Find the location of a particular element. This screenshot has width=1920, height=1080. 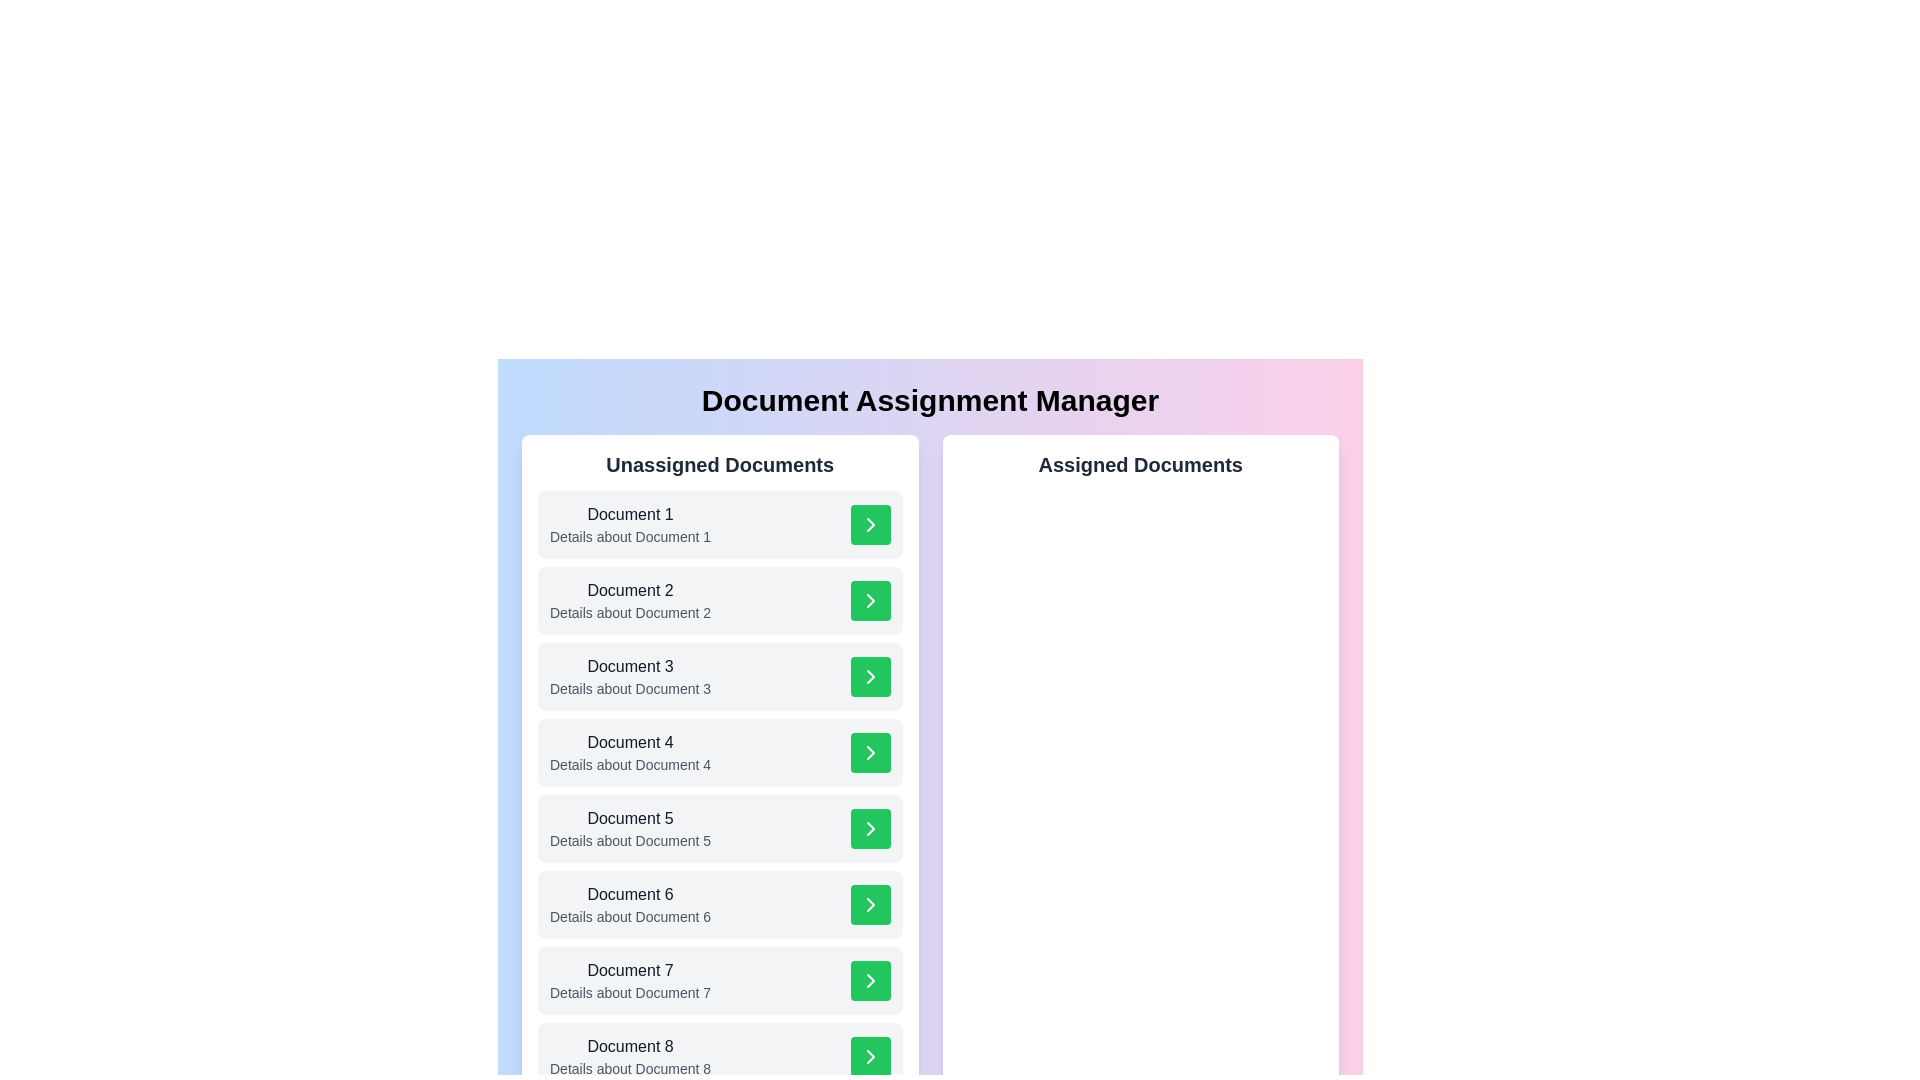

the chevron icon within the green button next to the 'Document 6' entry in the 'Unassigned Documents' column is located at coordinates (870, 905).